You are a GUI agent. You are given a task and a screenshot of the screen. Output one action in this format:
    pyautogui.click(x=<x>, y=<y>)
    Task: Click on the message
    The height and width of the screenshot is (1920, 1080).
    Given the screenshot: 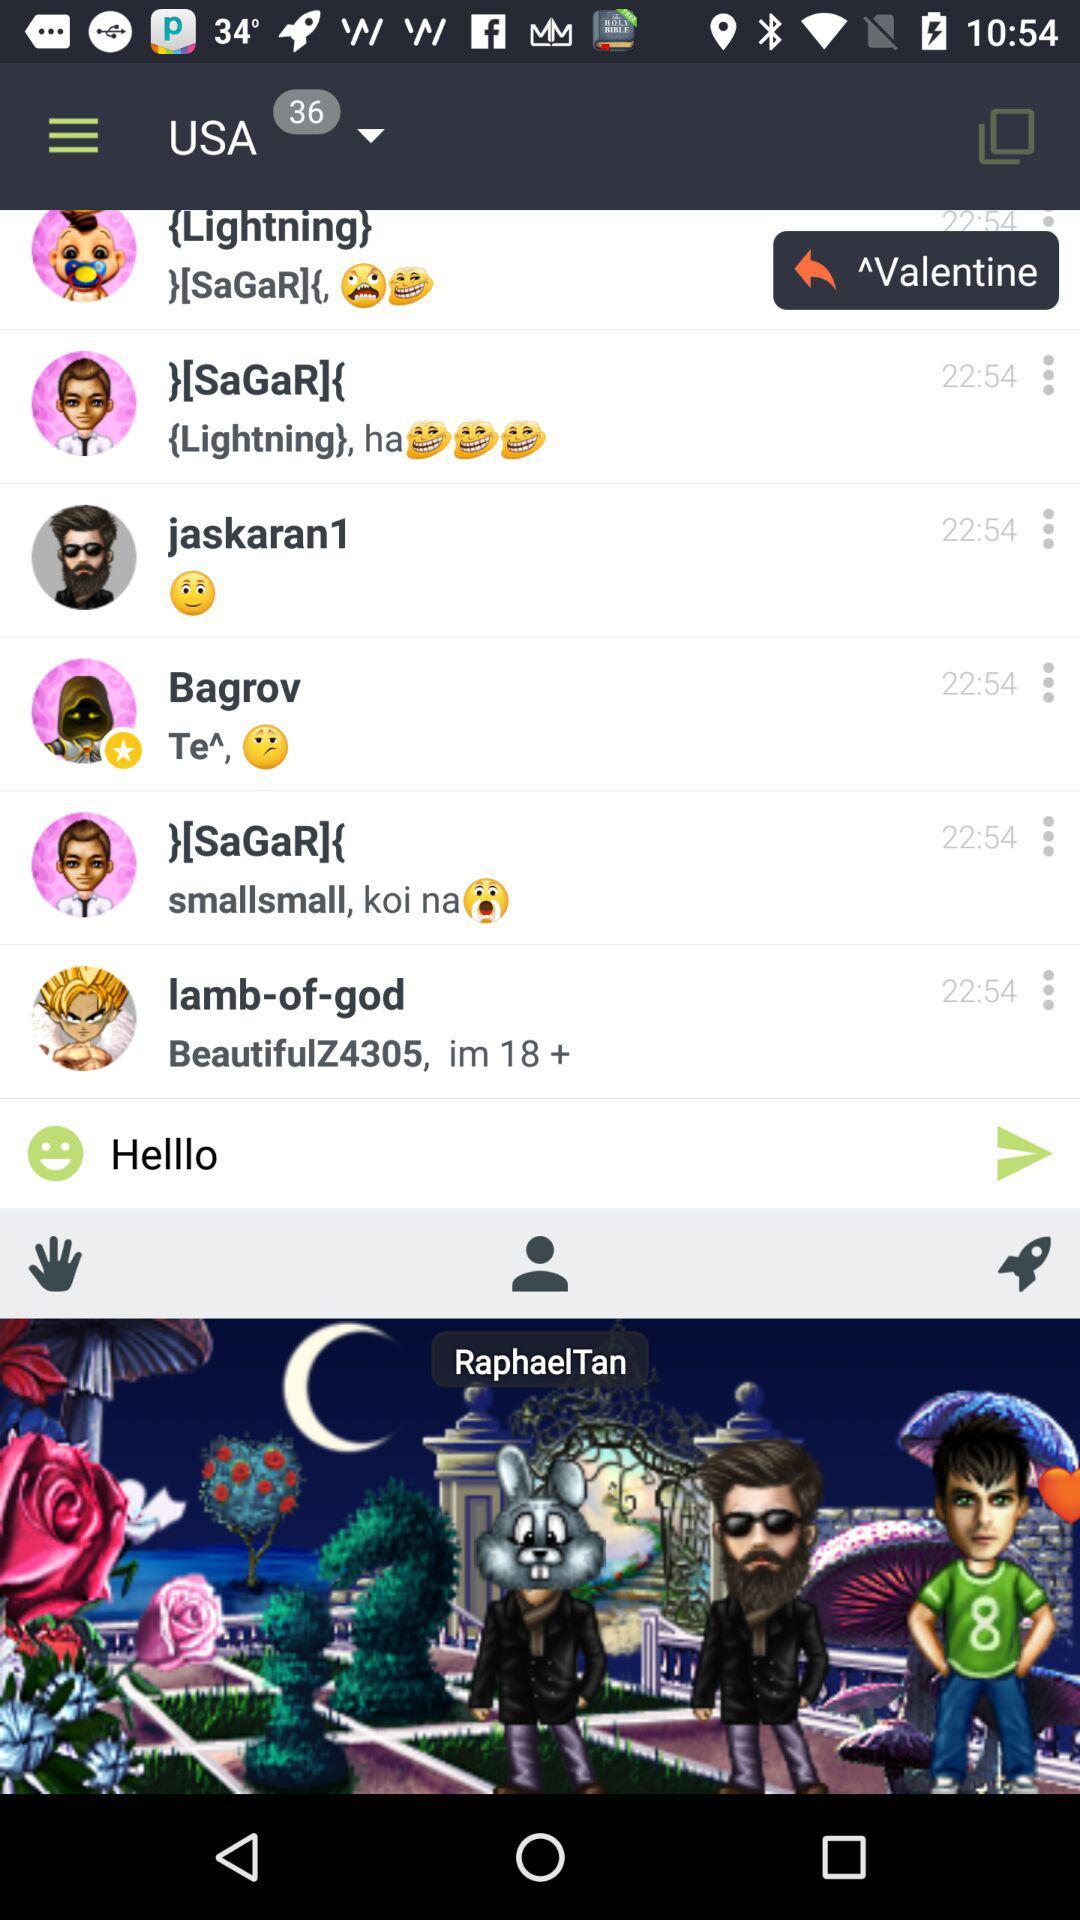 What is the action you would take?
    pyautogui.click(x=1024, y=1153)
    